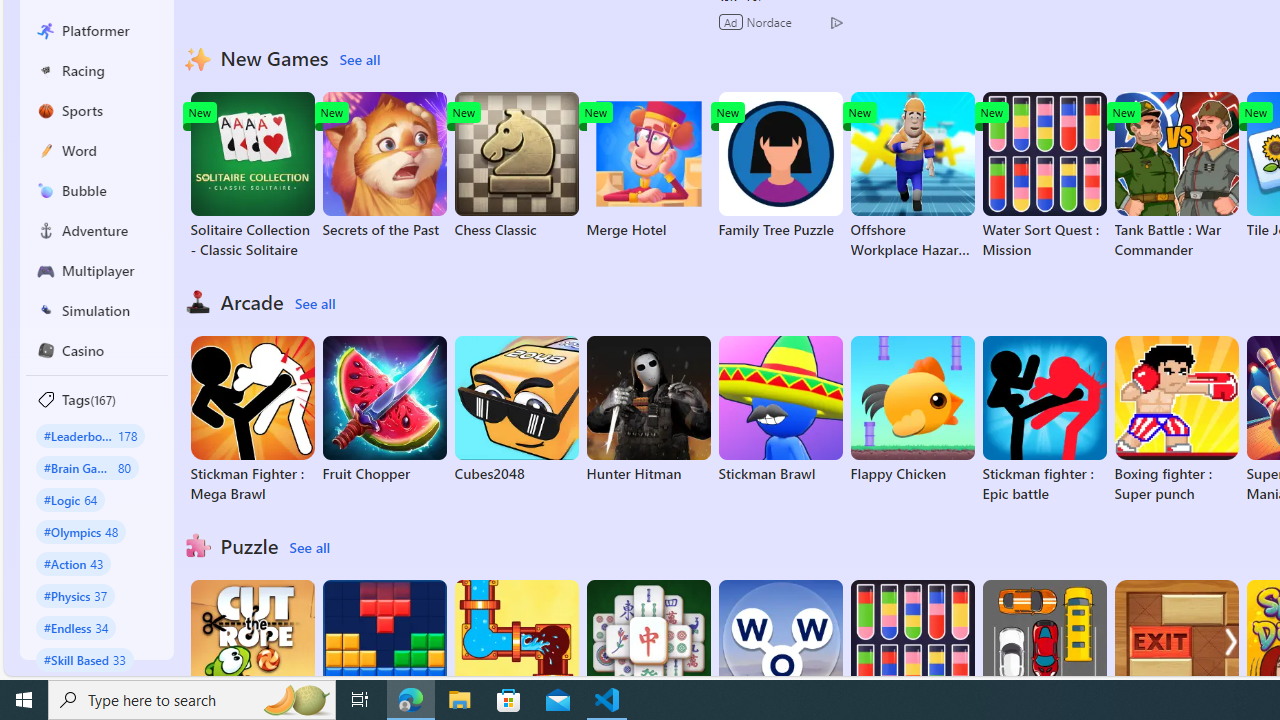  What do you see at coordinates (86, 467) in the screenshot?
I see `'#Brain Games 80'` at bounding box center [86, 467].